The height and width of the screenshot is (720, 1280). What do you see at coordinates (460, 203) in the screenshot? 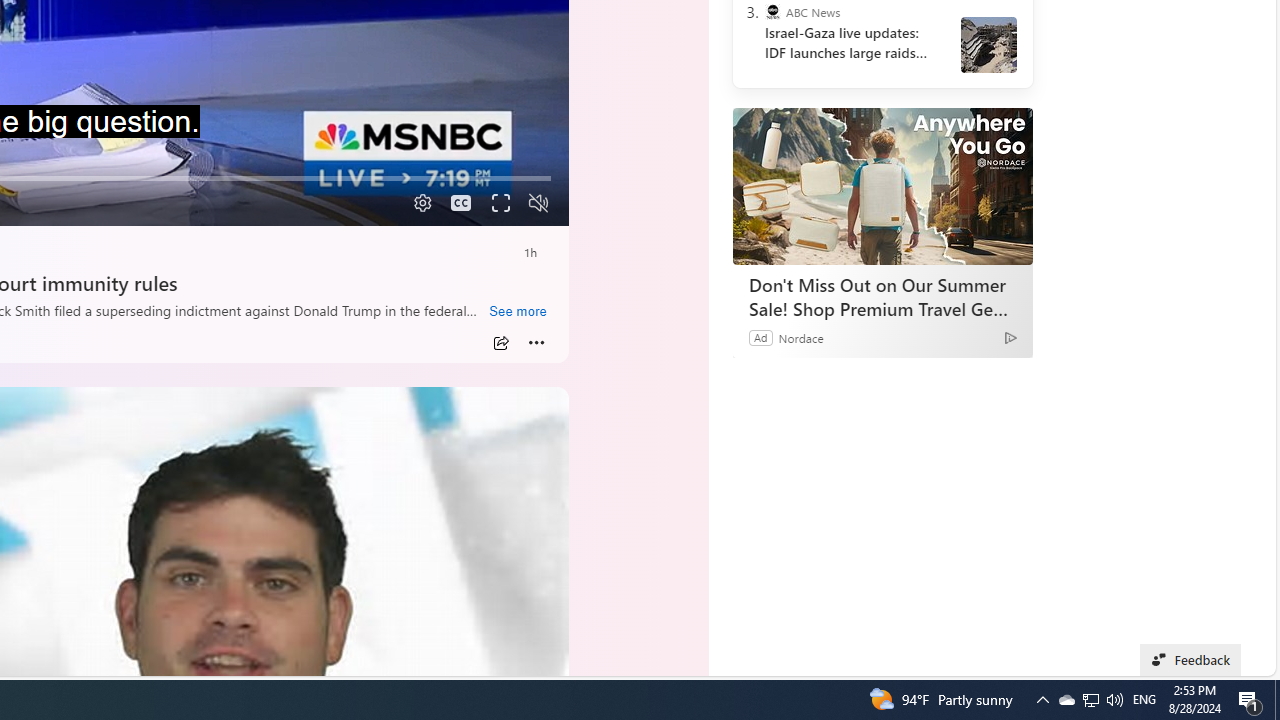
I see `'Captions'` at bounding box center [460, 203].